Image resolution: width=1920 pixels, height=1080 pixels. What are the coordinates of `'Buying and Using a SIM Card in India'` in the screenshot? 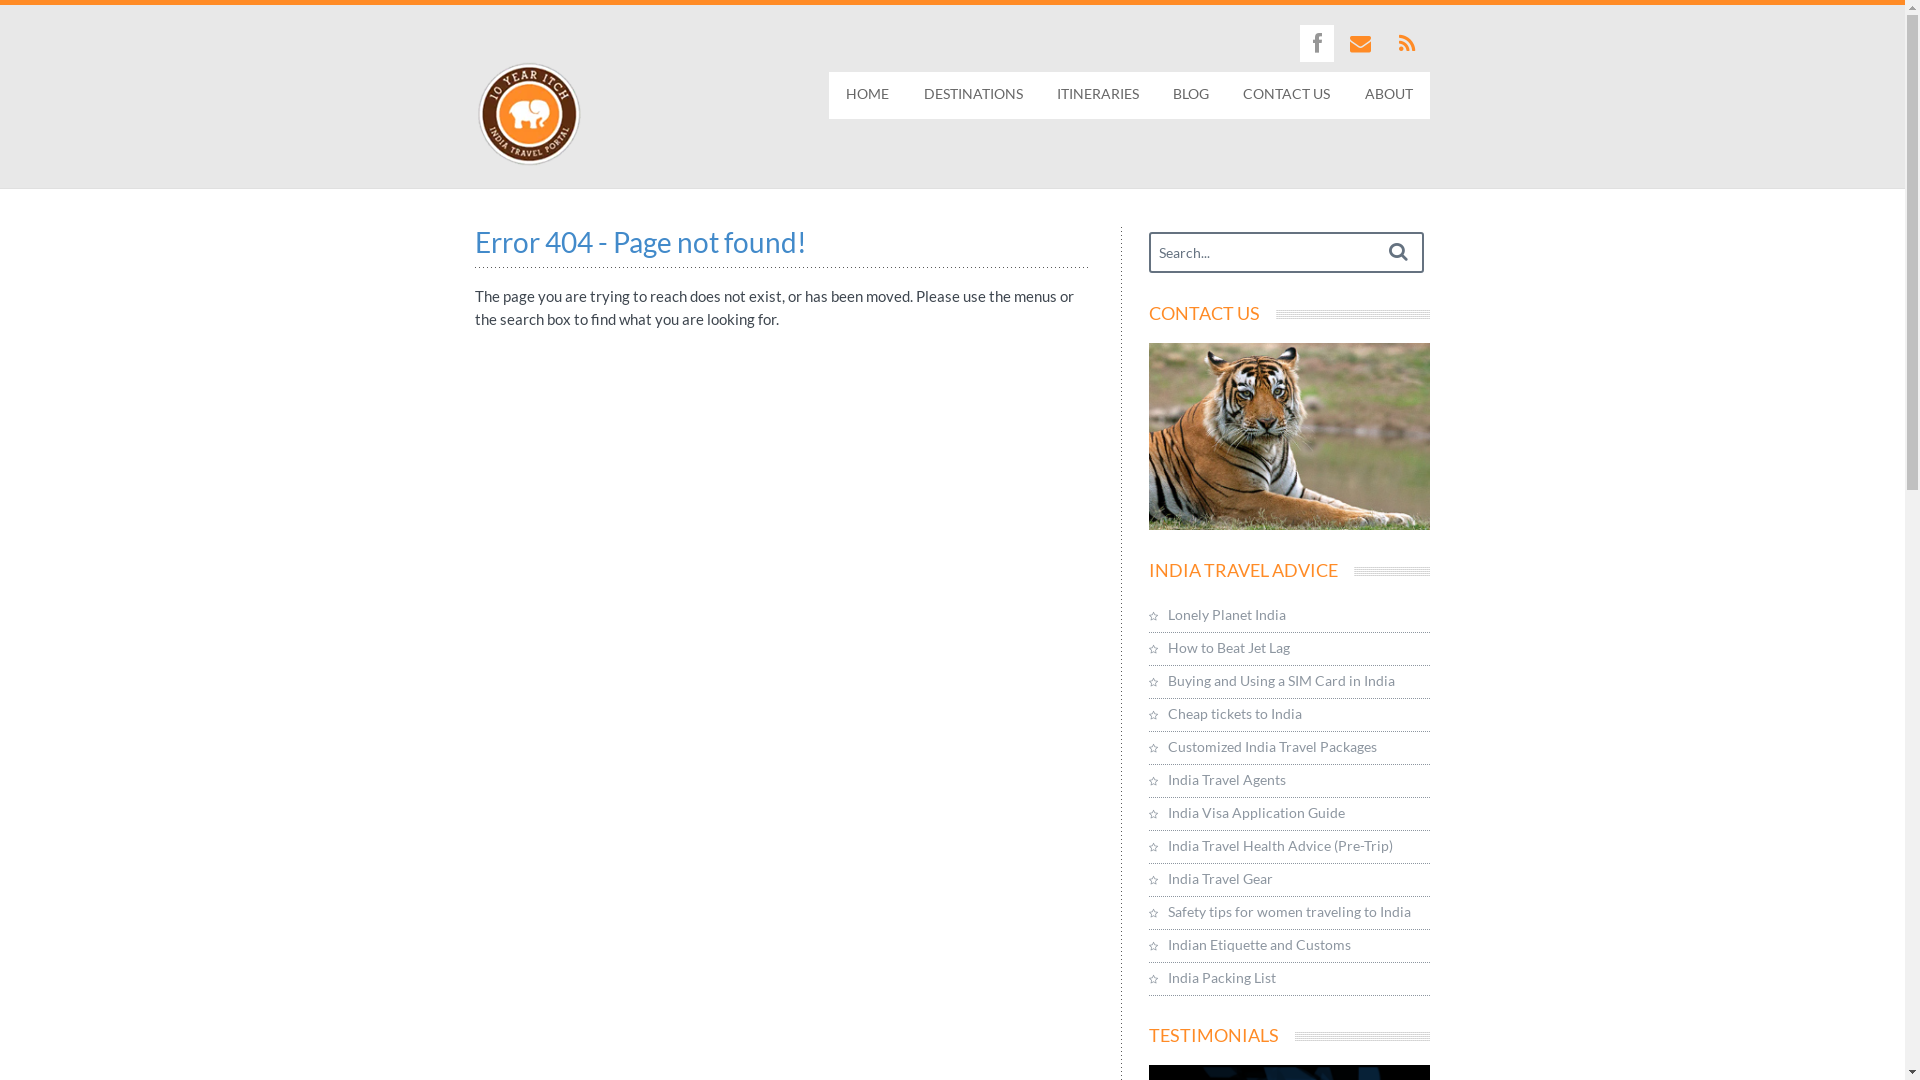 It's located at (1289, 681).